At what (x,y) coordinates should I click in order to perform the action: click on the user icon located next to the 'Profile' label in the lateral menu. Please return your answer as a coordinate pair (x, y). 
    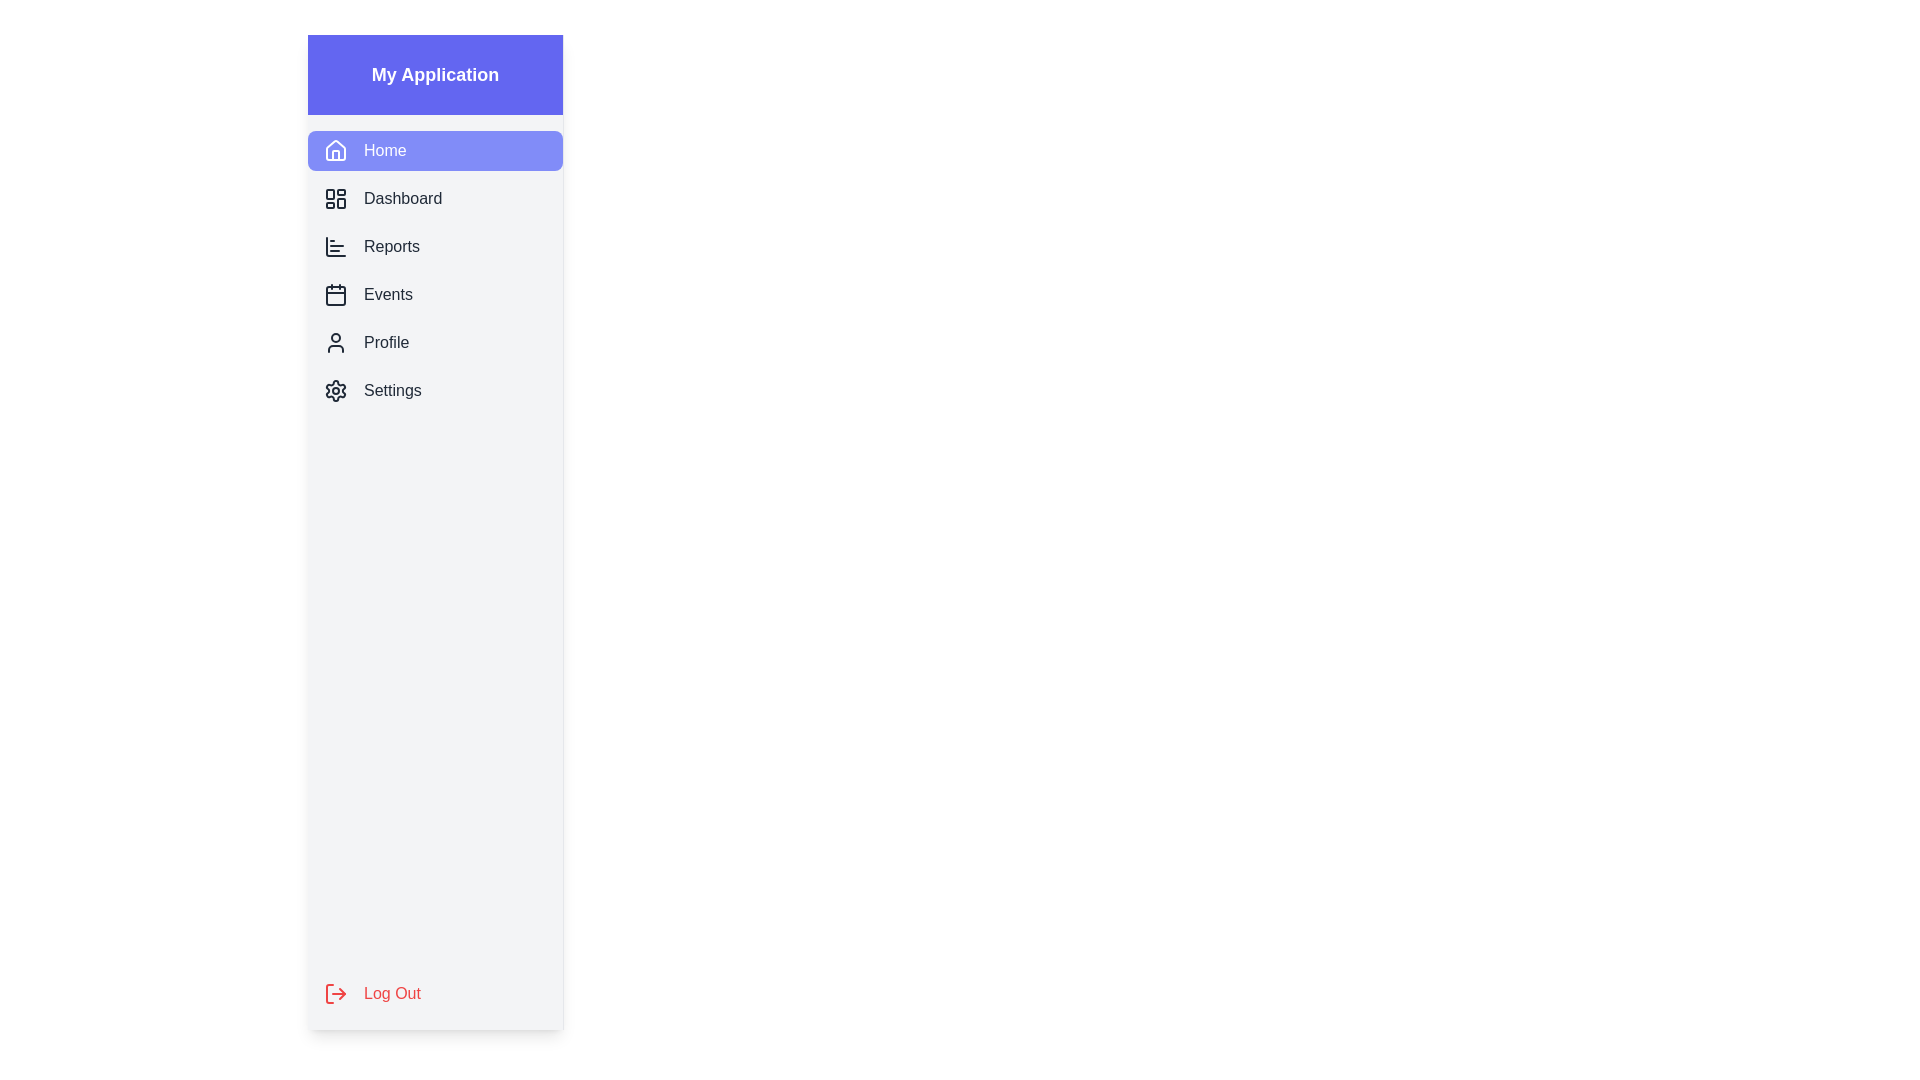
    Looking at the image, I should click on (336, 342).